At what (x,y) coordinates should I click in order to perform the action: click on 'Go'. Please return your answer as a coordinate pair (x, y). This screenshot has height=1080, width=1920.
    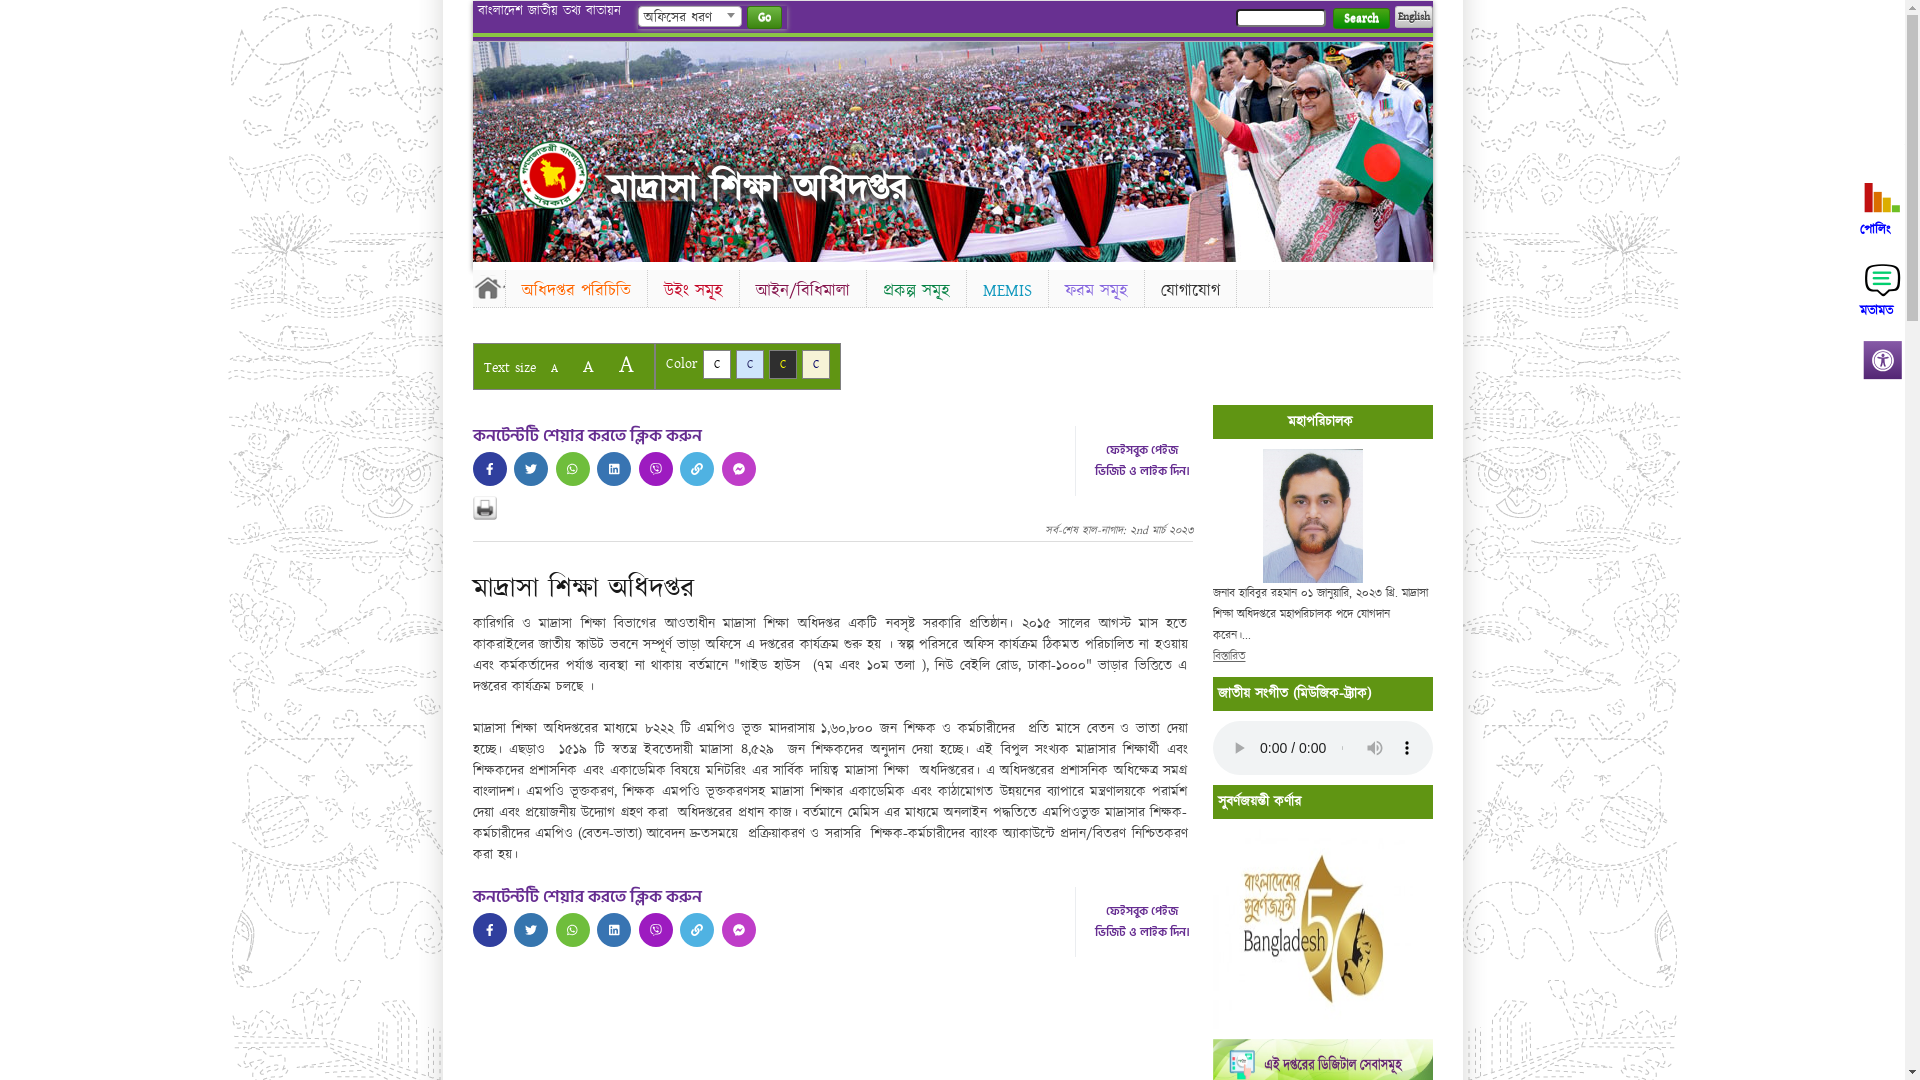
    Looking at the image, I should click on (744, 17).